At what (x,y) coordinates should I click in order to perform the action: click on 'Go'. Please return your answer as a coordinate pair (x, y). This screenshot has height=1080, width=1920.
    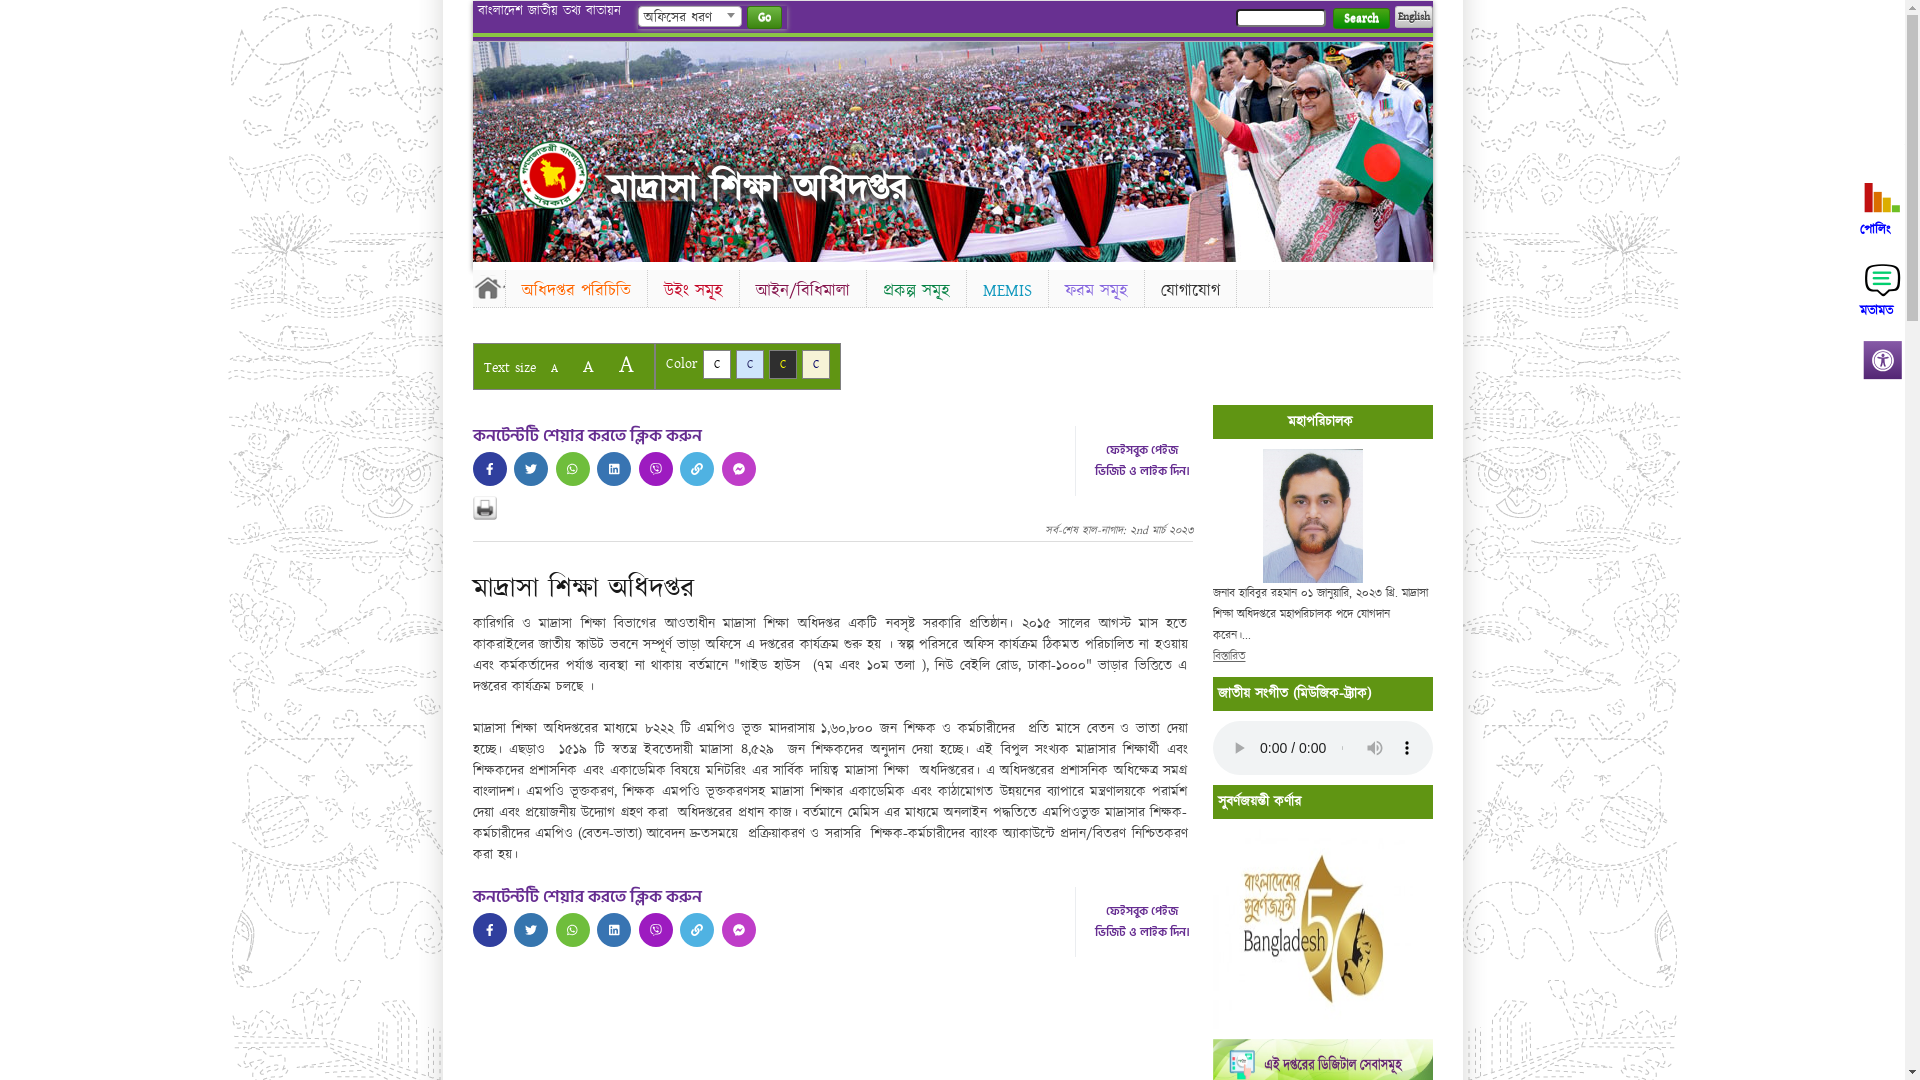
    Looking at the image, I should click on (744, 17).